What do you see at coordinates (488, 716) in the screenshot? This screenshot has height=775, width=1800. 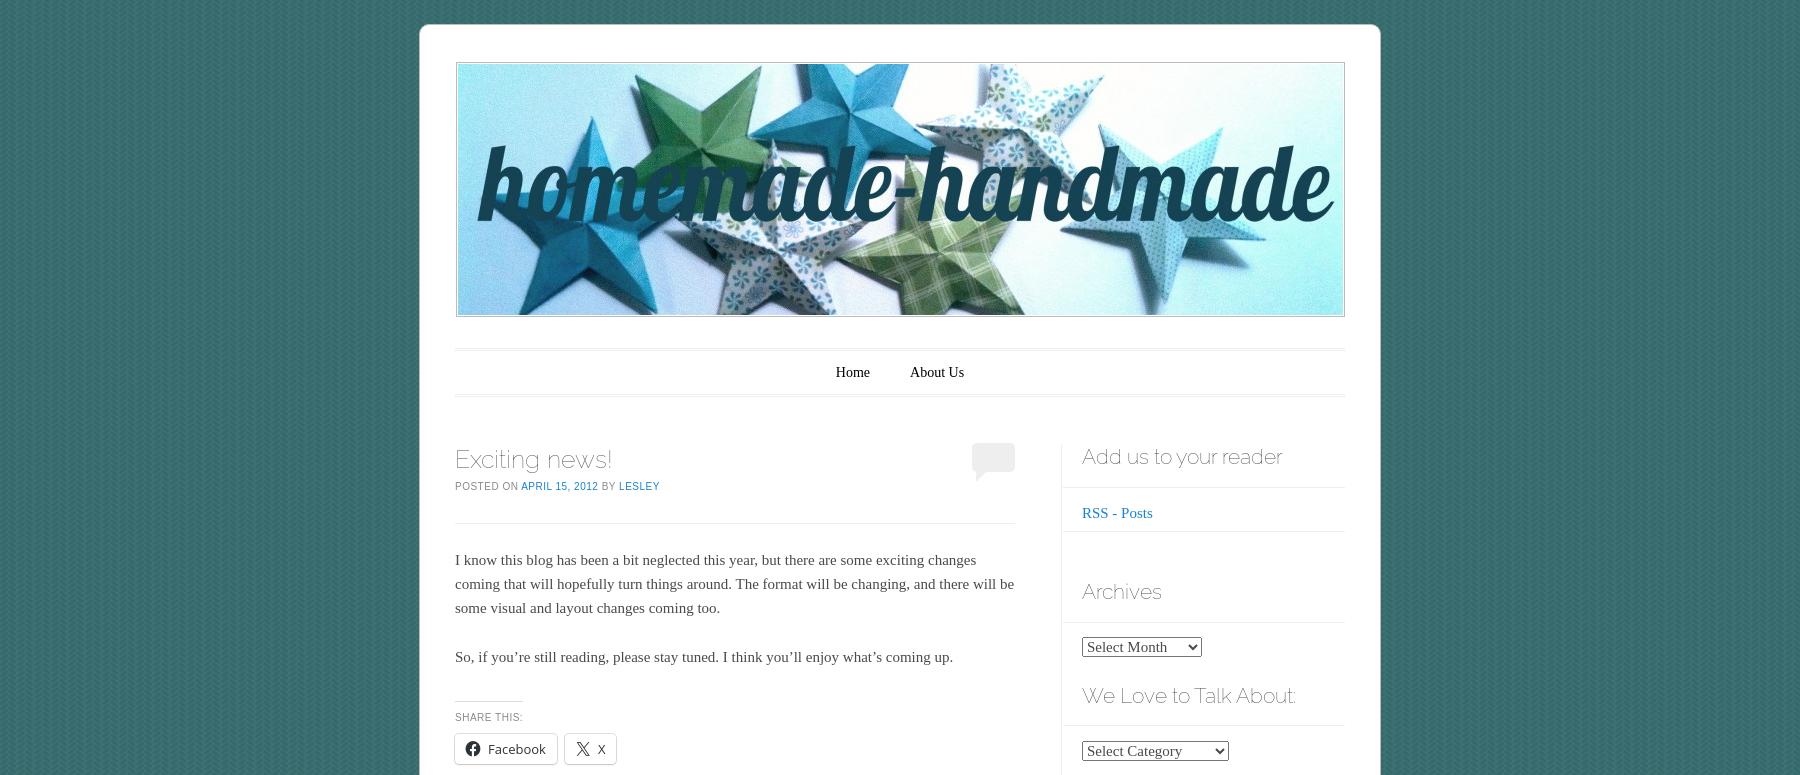 I see `'Share this:'` at bounding box center [488, 716].